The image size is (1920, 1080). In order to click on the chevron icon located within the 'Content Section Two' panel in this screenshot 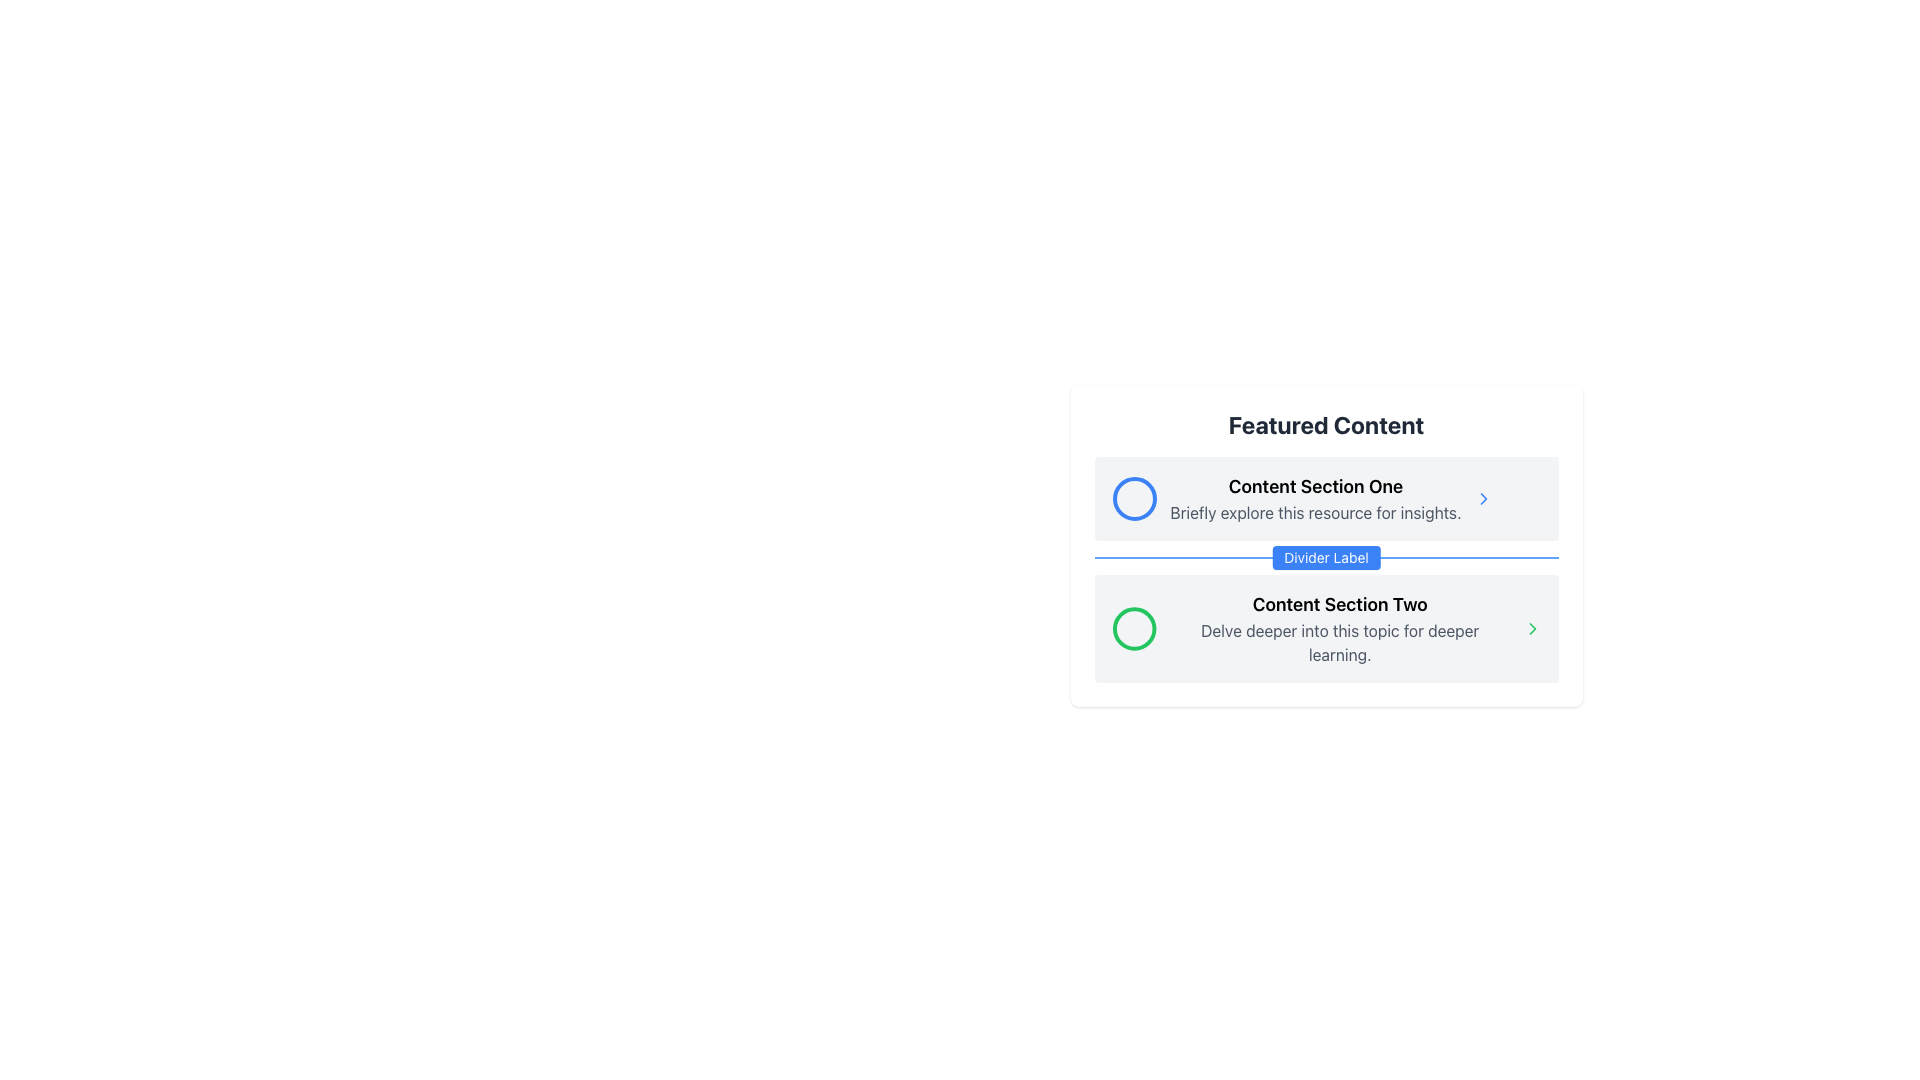, I will do `click(1531, 627)`.